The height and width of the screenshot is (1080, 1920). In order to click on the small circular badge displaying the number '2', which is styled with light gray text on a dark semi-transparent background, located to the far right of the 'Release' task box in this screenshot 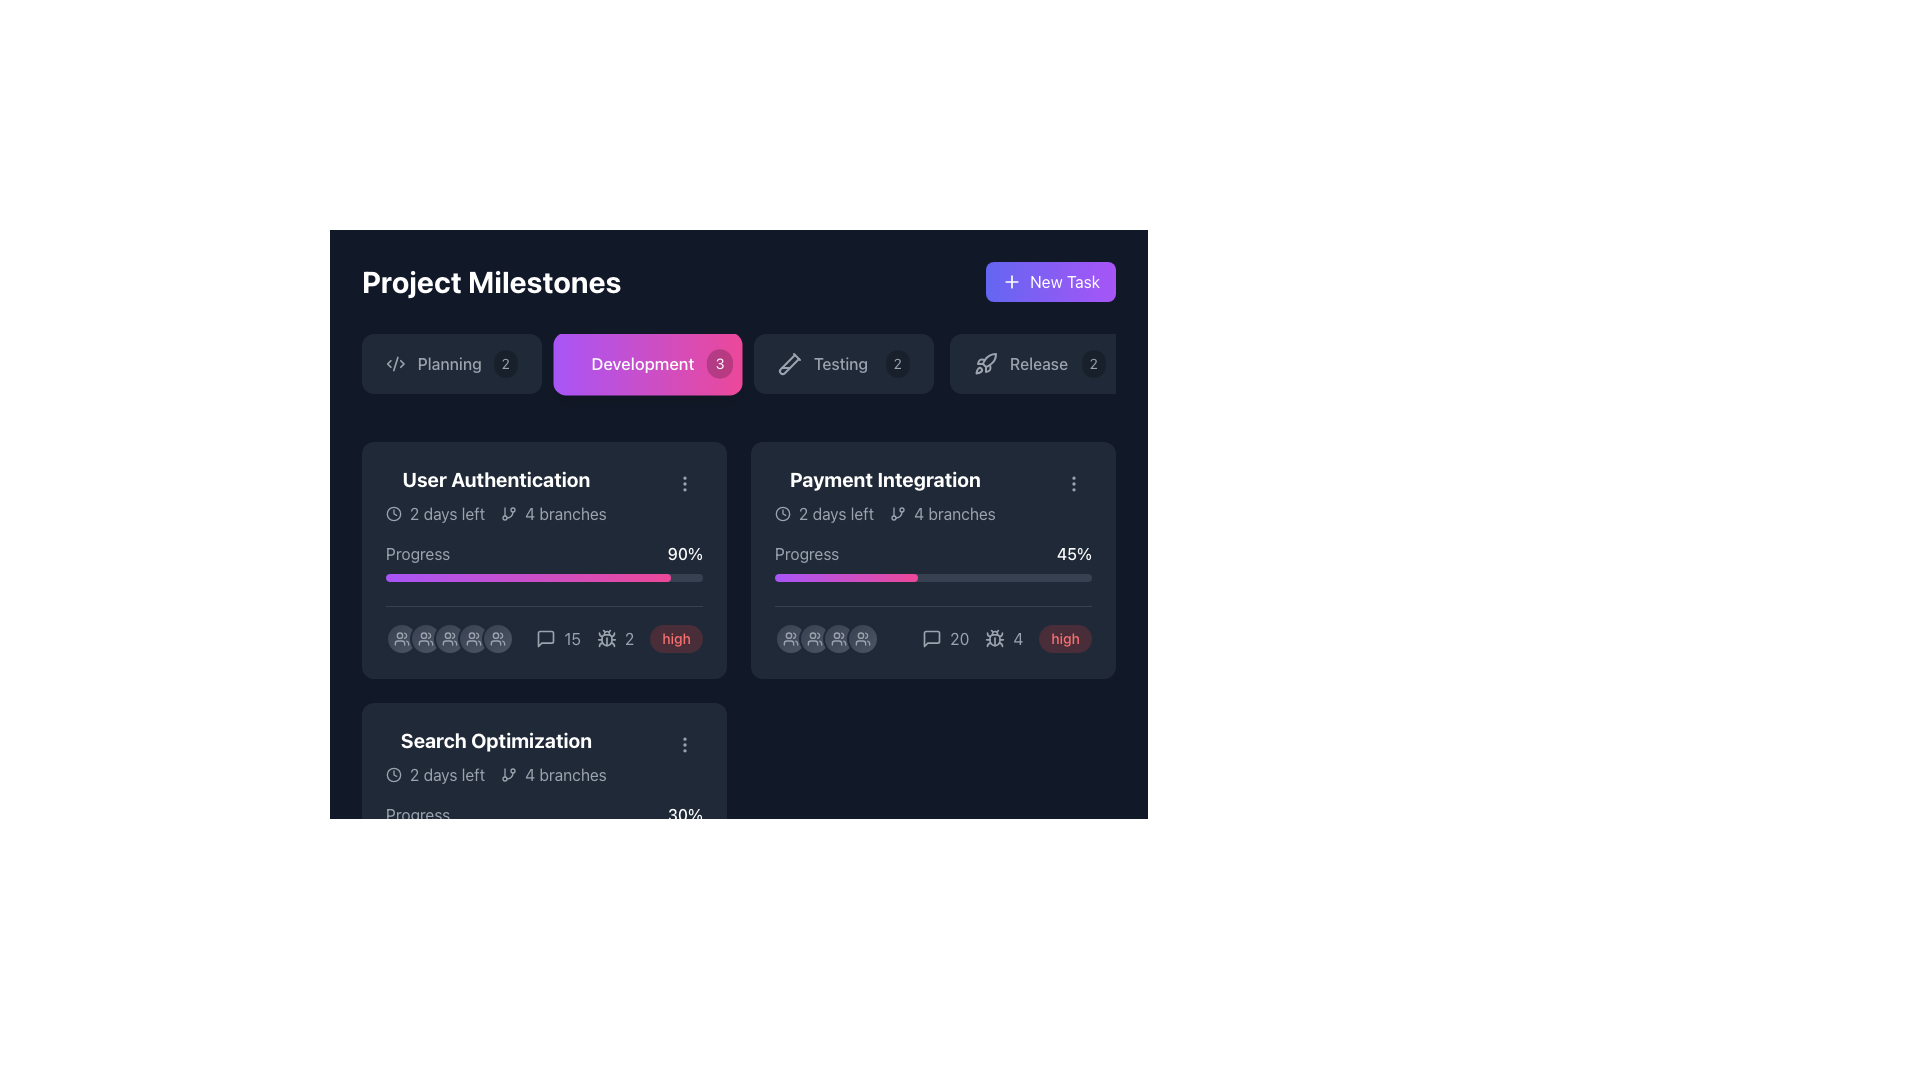, I will do `click(1092, 363)`.